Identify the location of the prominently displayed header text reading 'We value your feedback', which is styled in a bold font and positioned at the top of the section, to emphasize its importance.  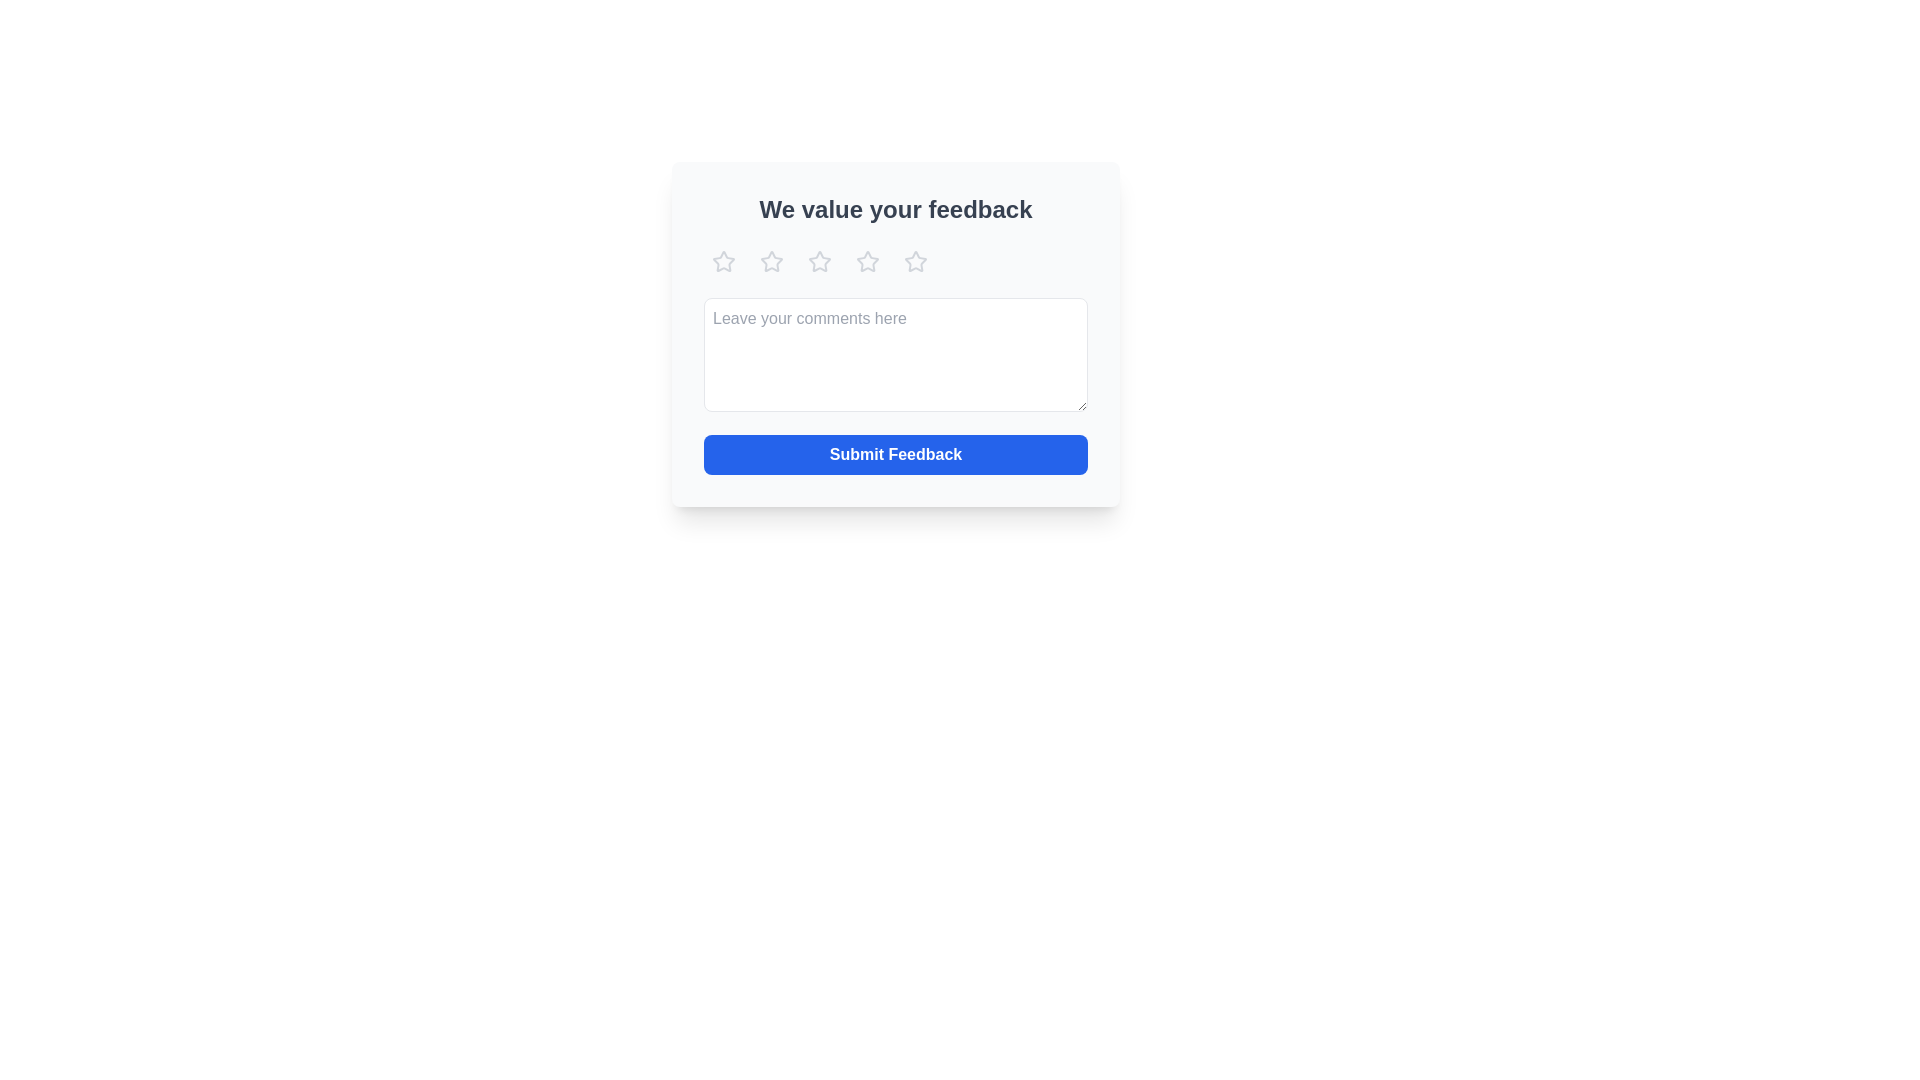
(895, 209).